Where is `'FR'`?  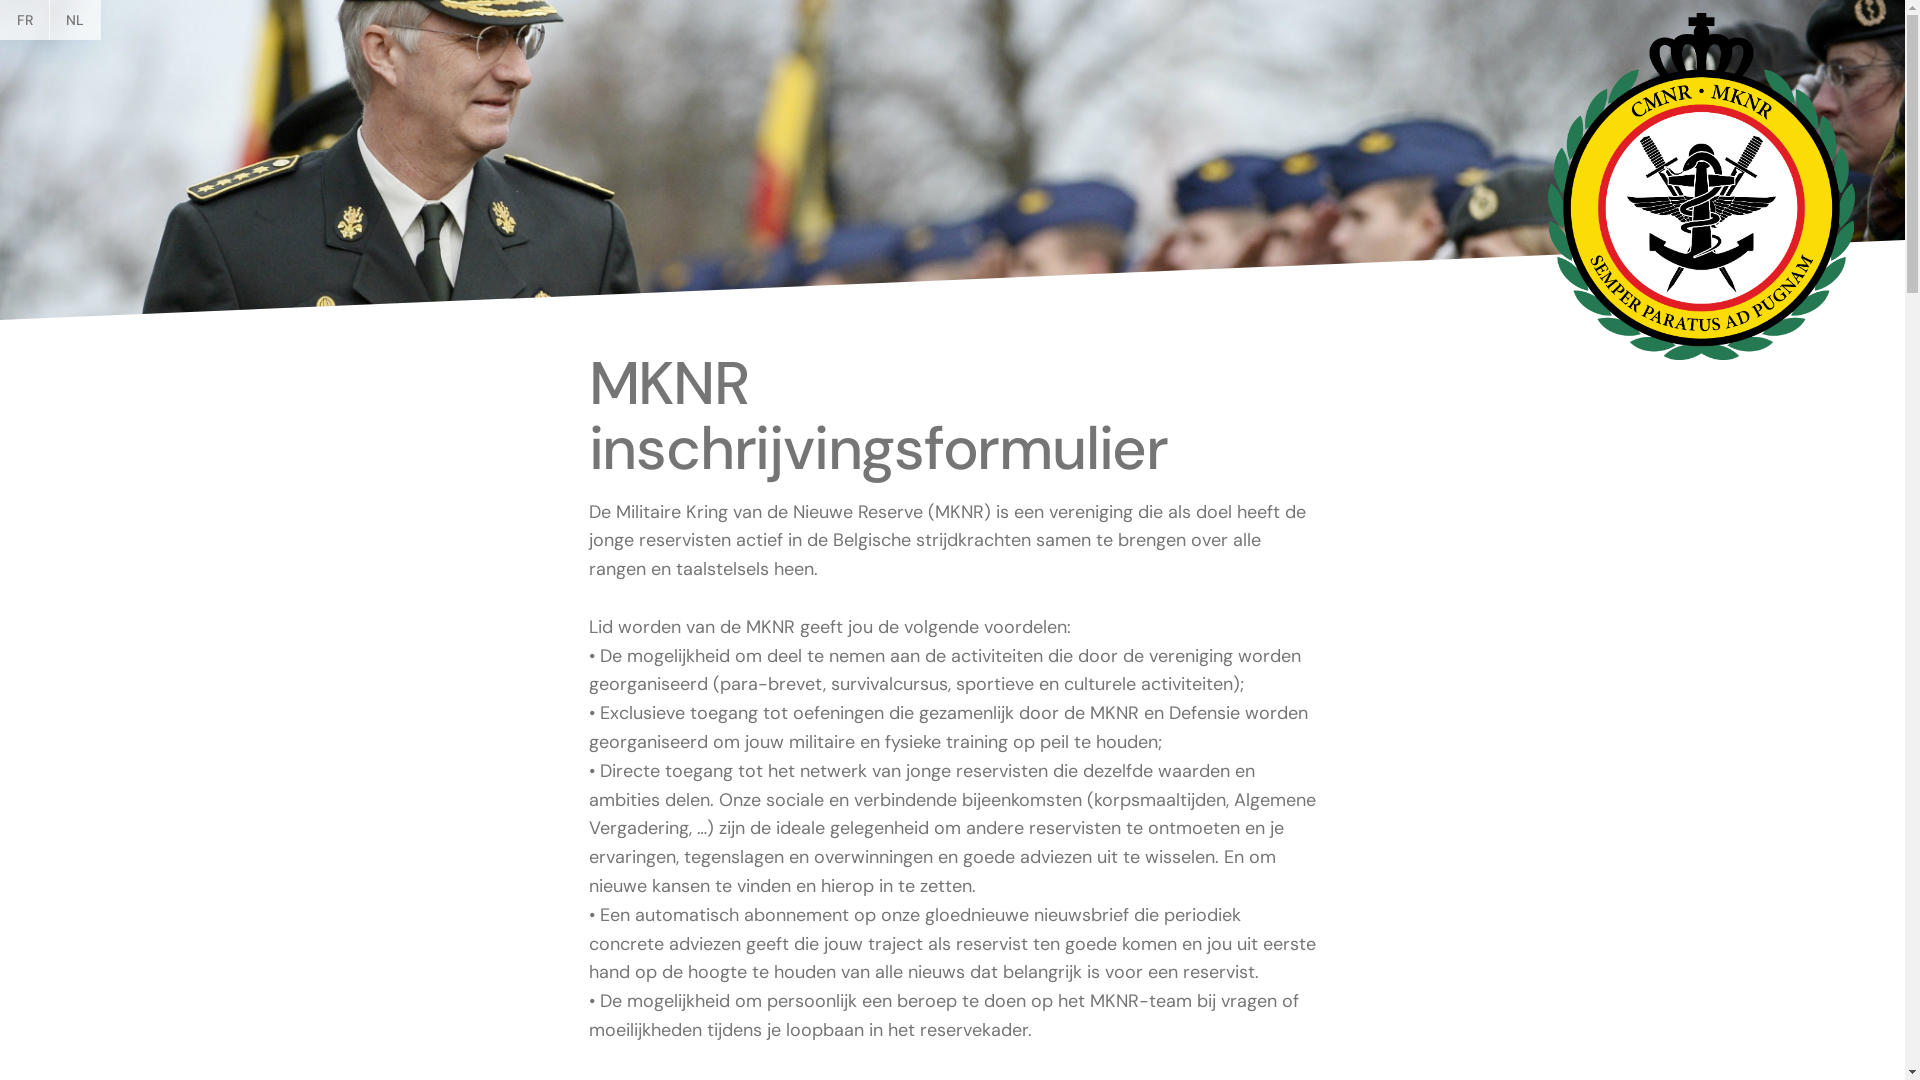
'FR' is located at coordinates (24, 19).